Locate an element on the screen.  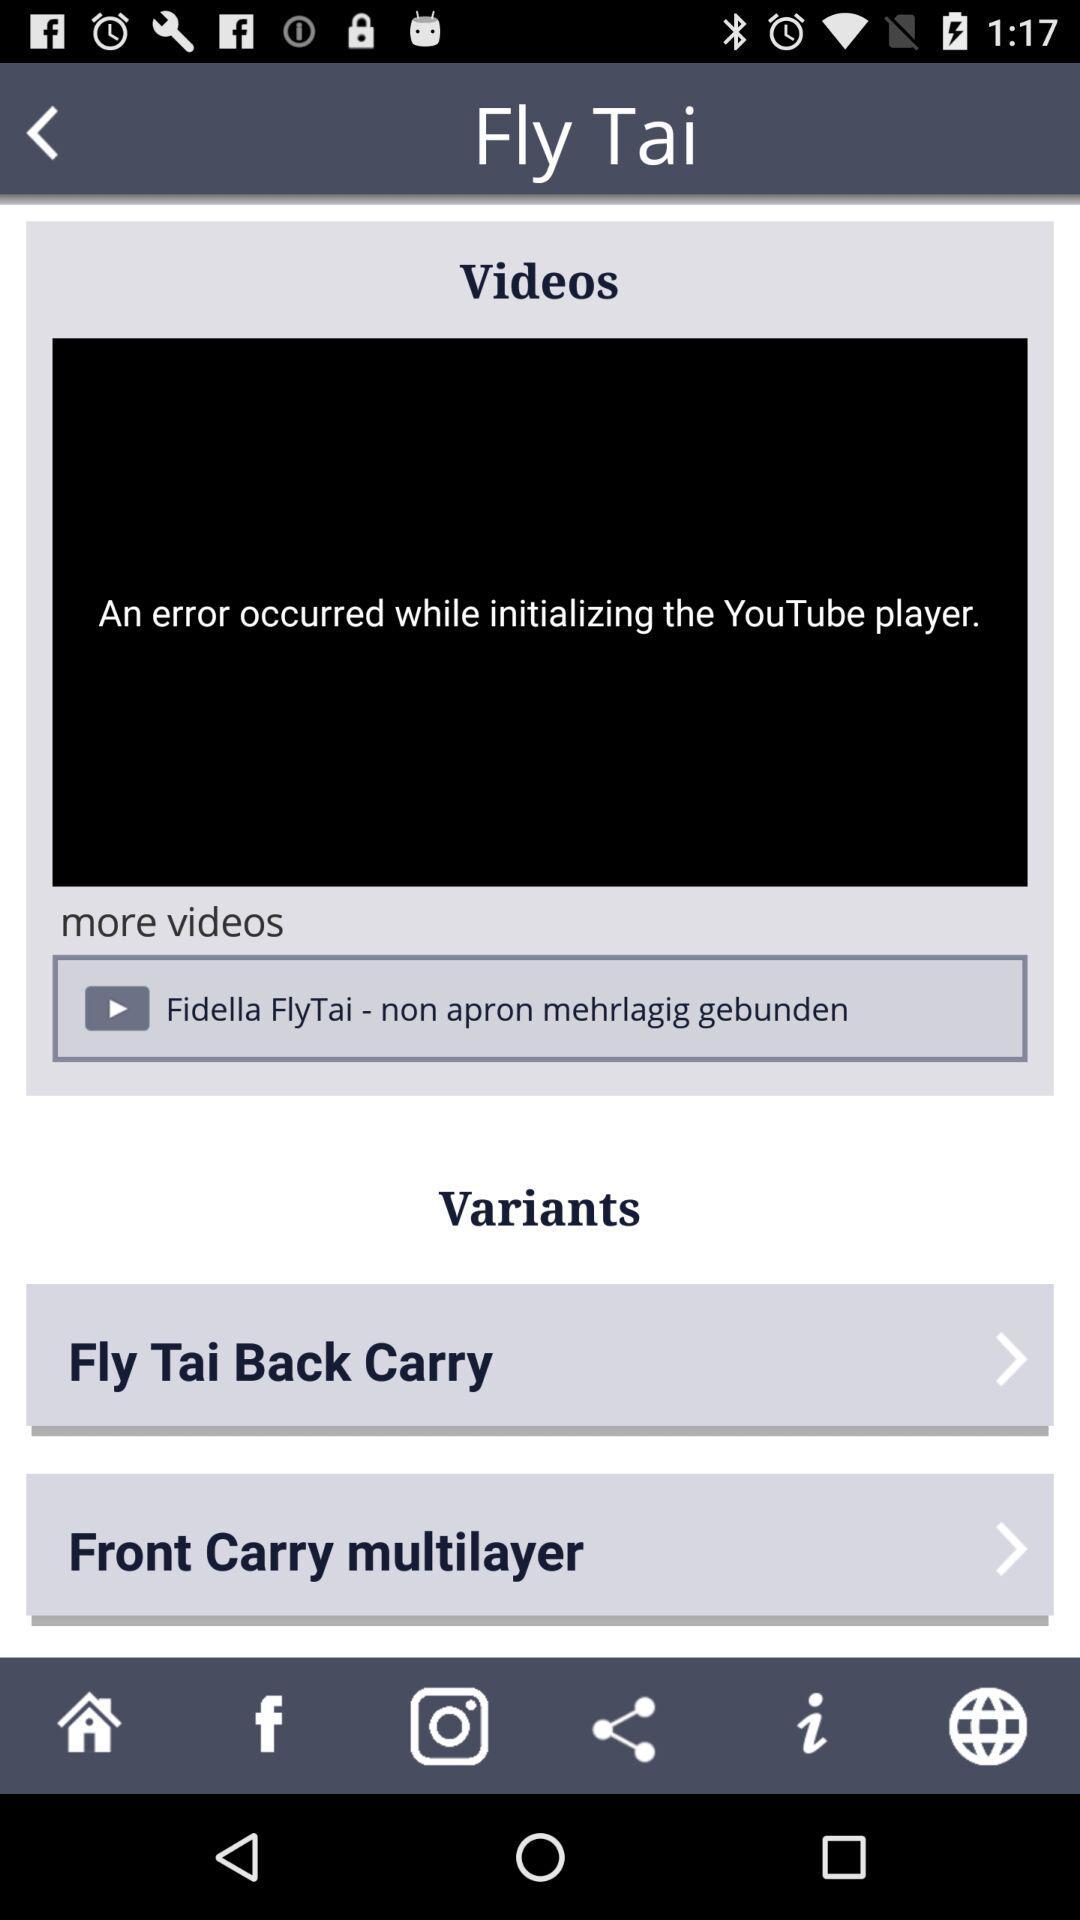
home screen is located at coordinates (88, 1724).